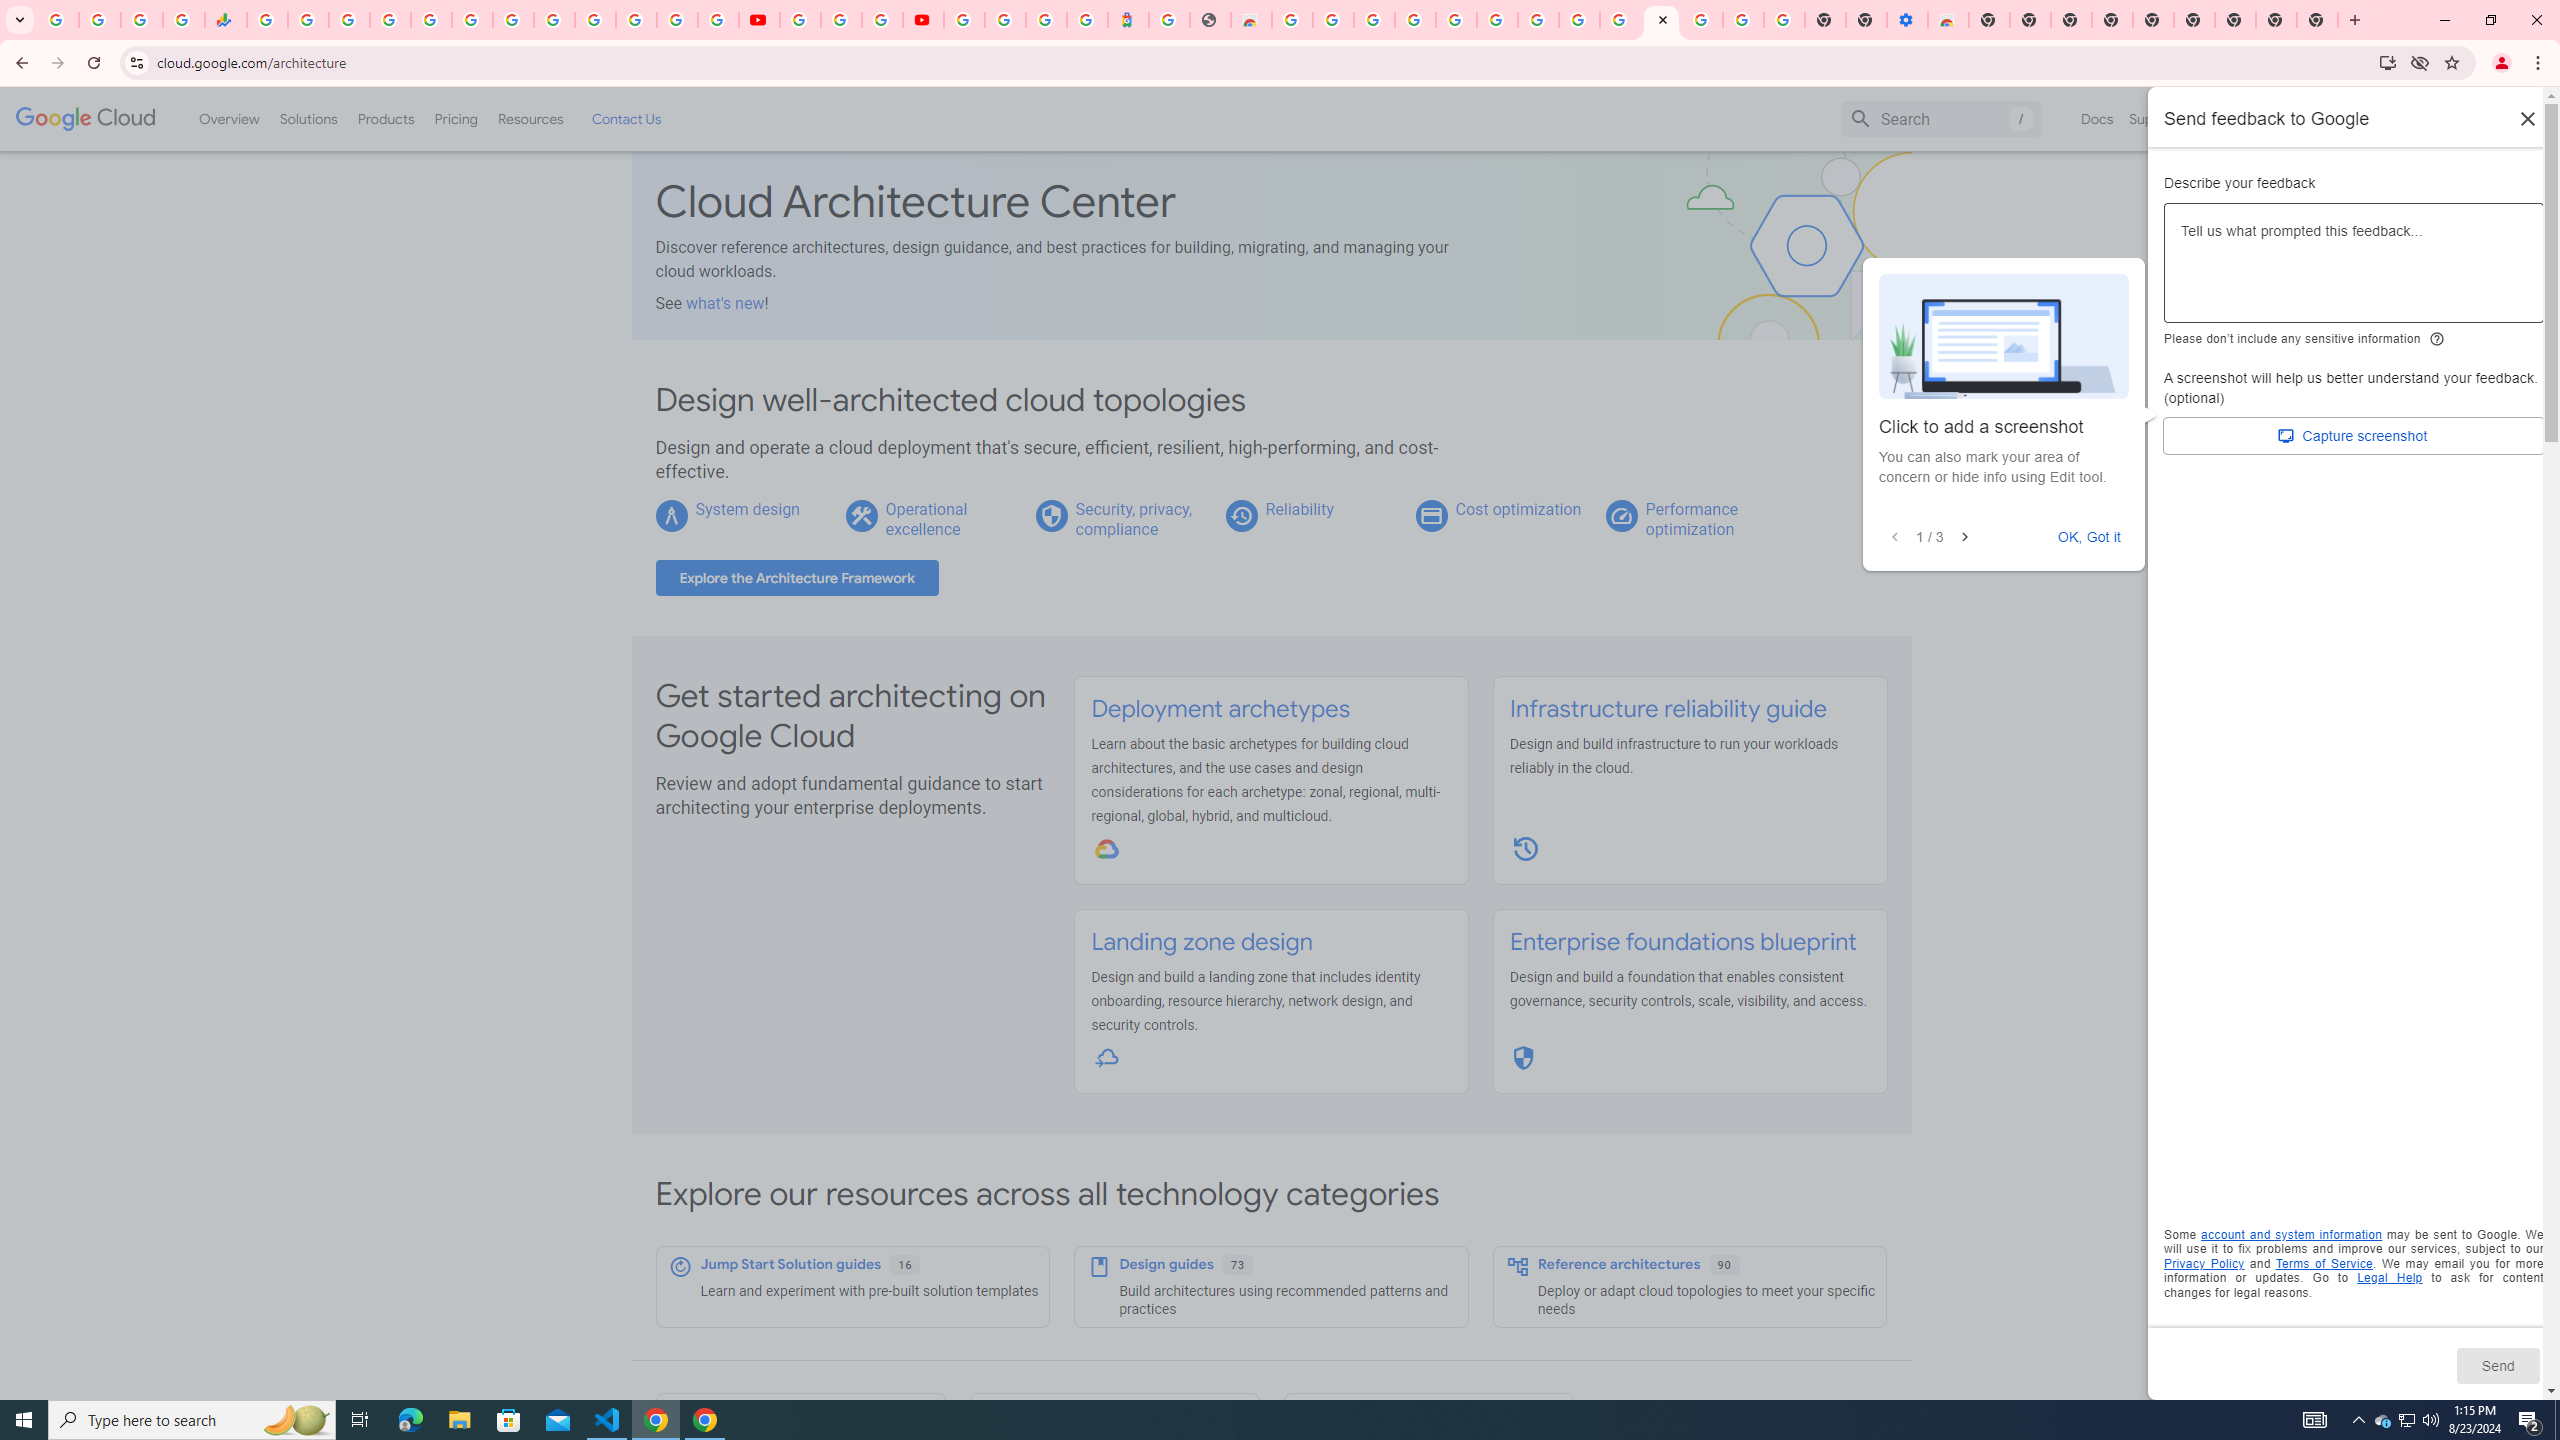 The width and height of the screenshot is (2560, 1440). I want to click on 'Google Account Help', so click(839, 19).